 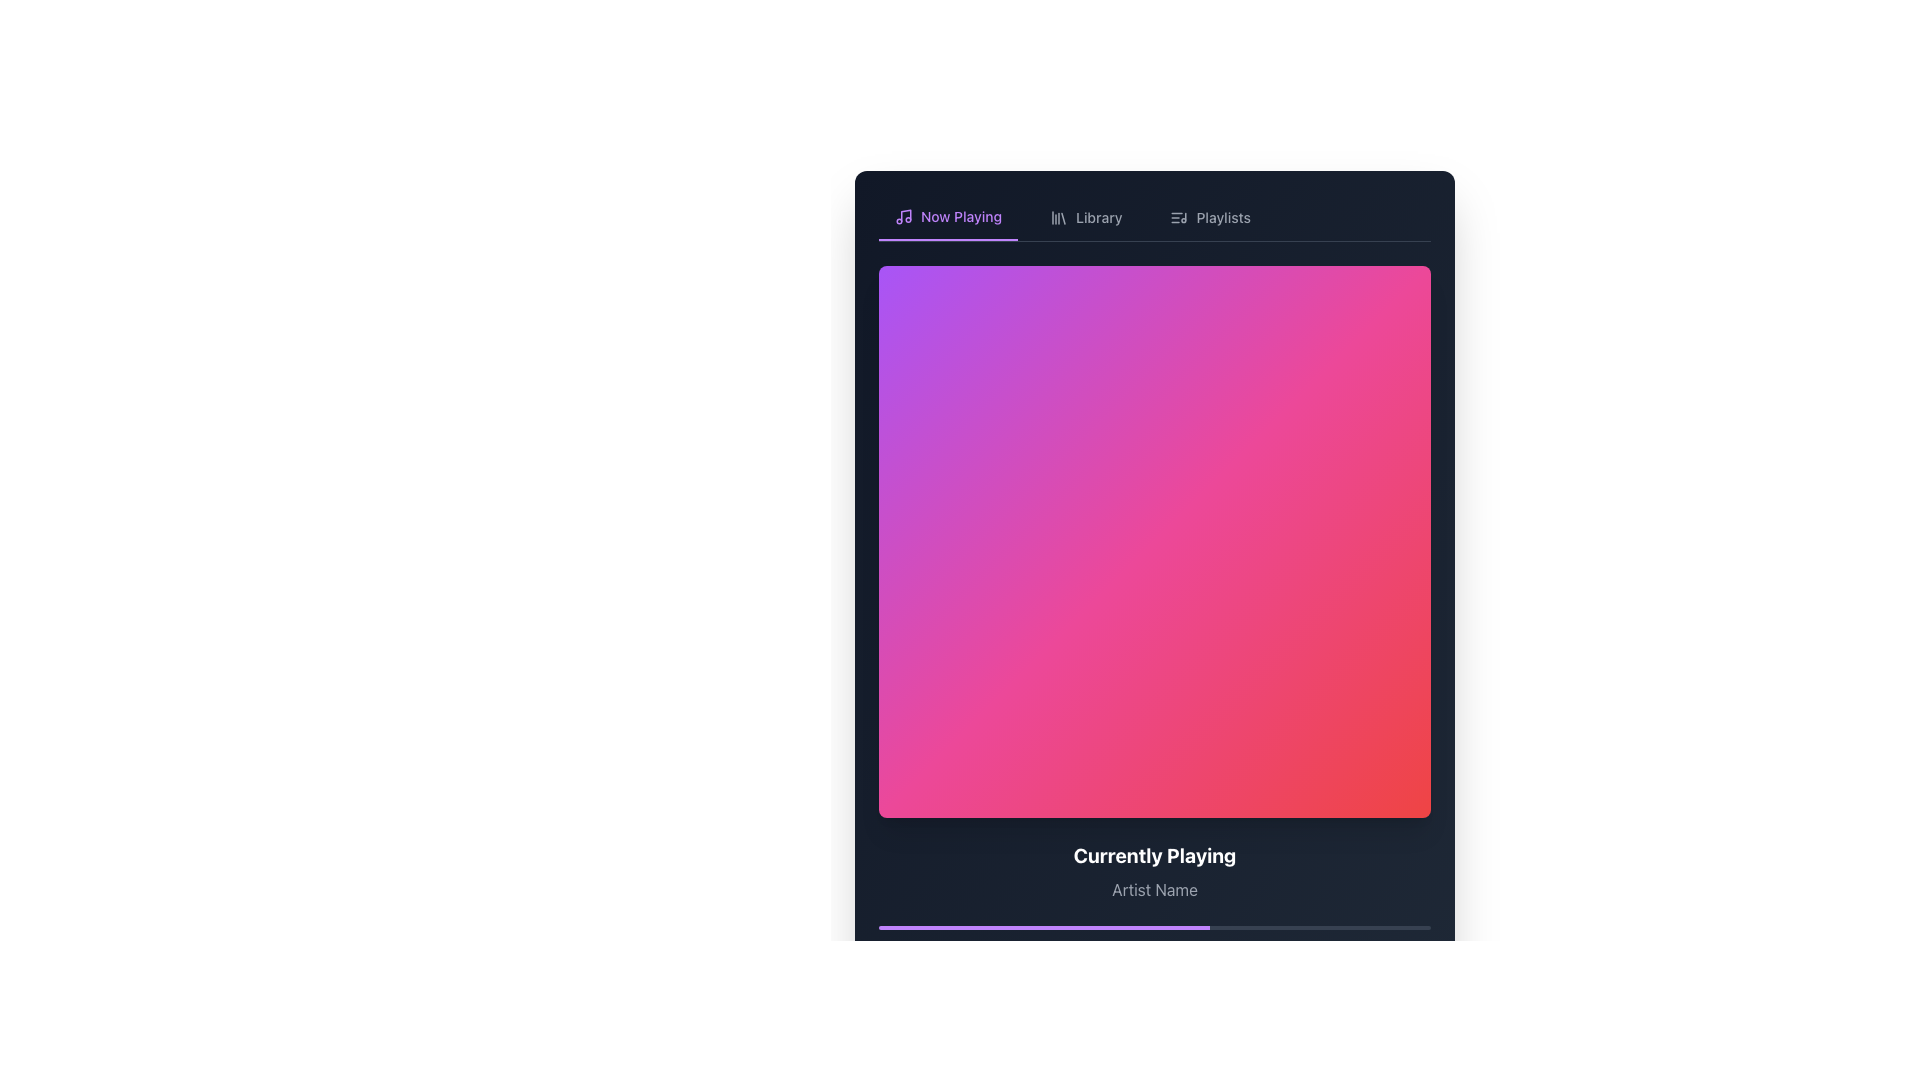 What do you see at coordinates (1089, 1063) in the screenshot?
I see `the filled portion of the progress bar located near the bottom of the interface, which represents the playback progress of the media player` at bounding box center [1089, 1063].